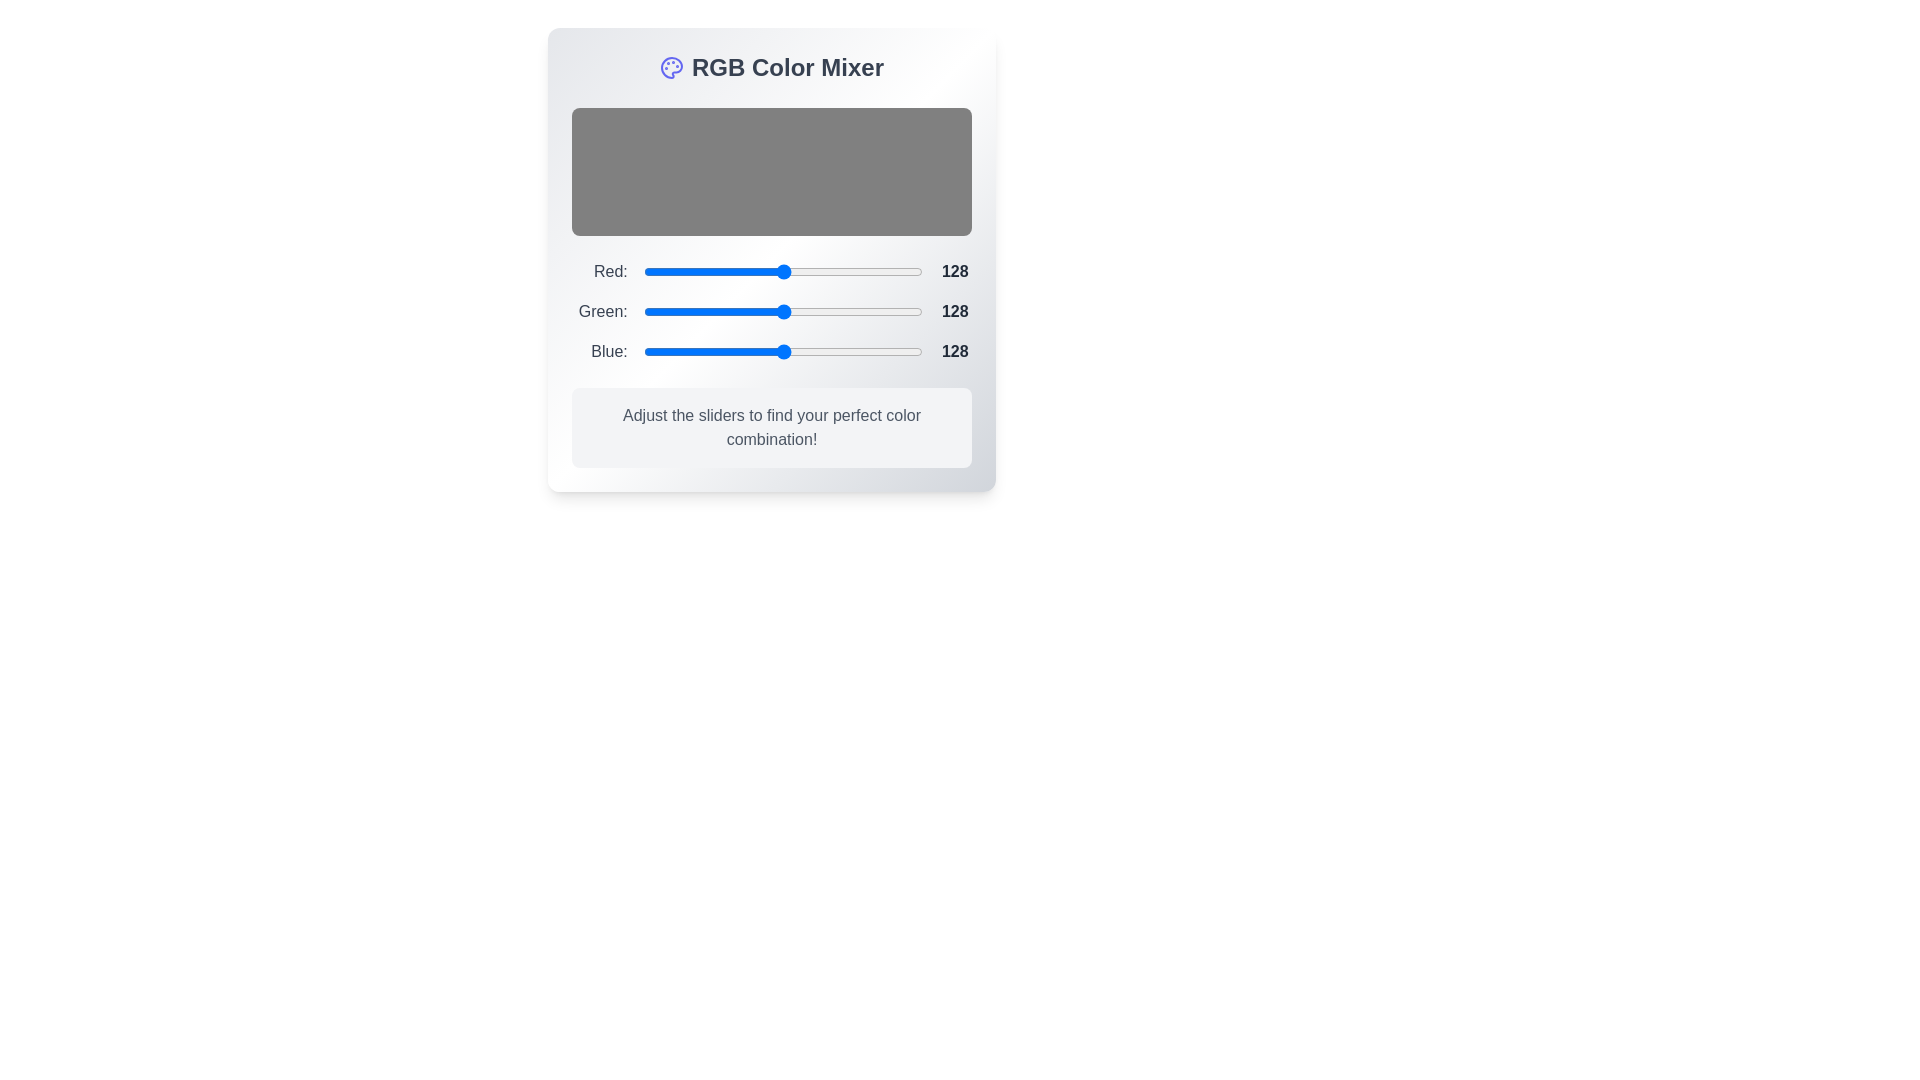 This screenshot has height=1080, width=1920. Describe the element at coordinates (753, 272) in the screenshot. I see `the 0 slider to 101` at that location.